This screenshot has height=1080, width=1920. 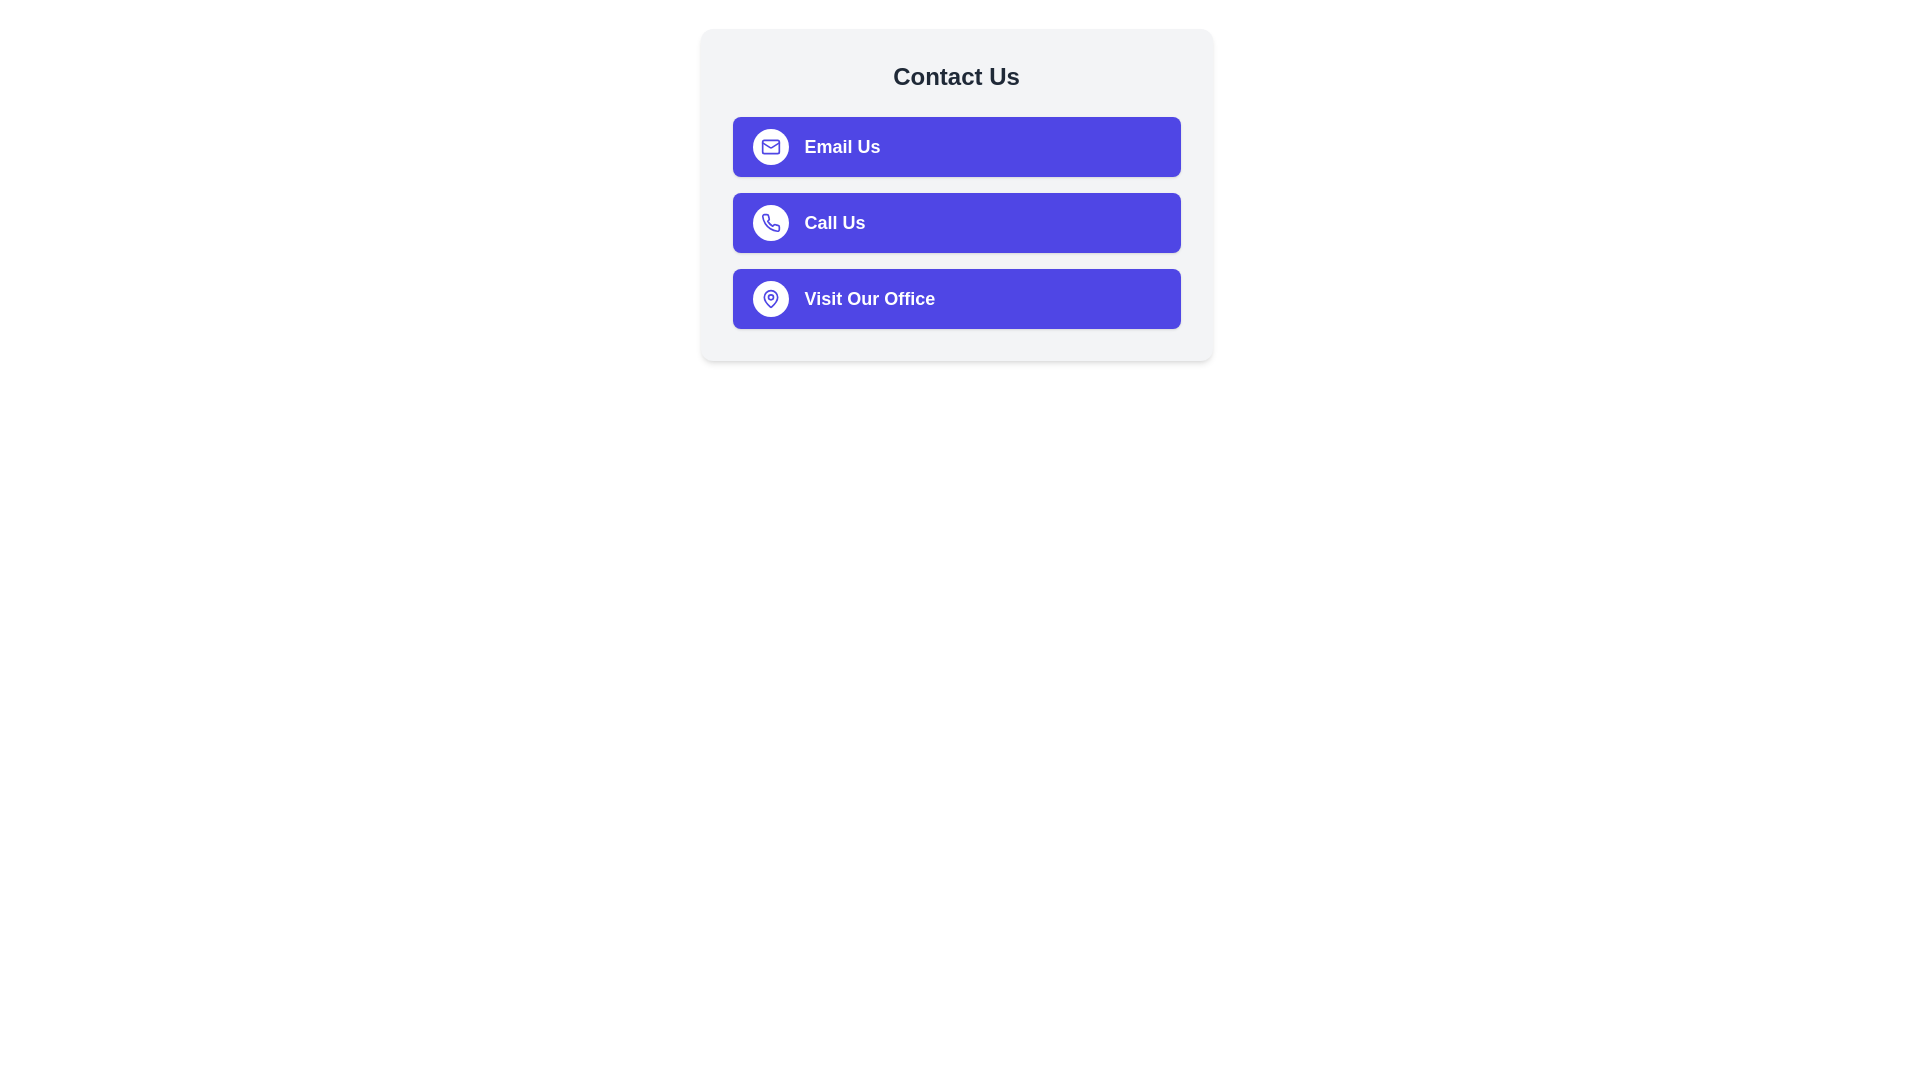 I want to click on the phone call button located in the center of the contact section, which is the second of three action buttons, to initiate the call, so click(x=955, y=223).